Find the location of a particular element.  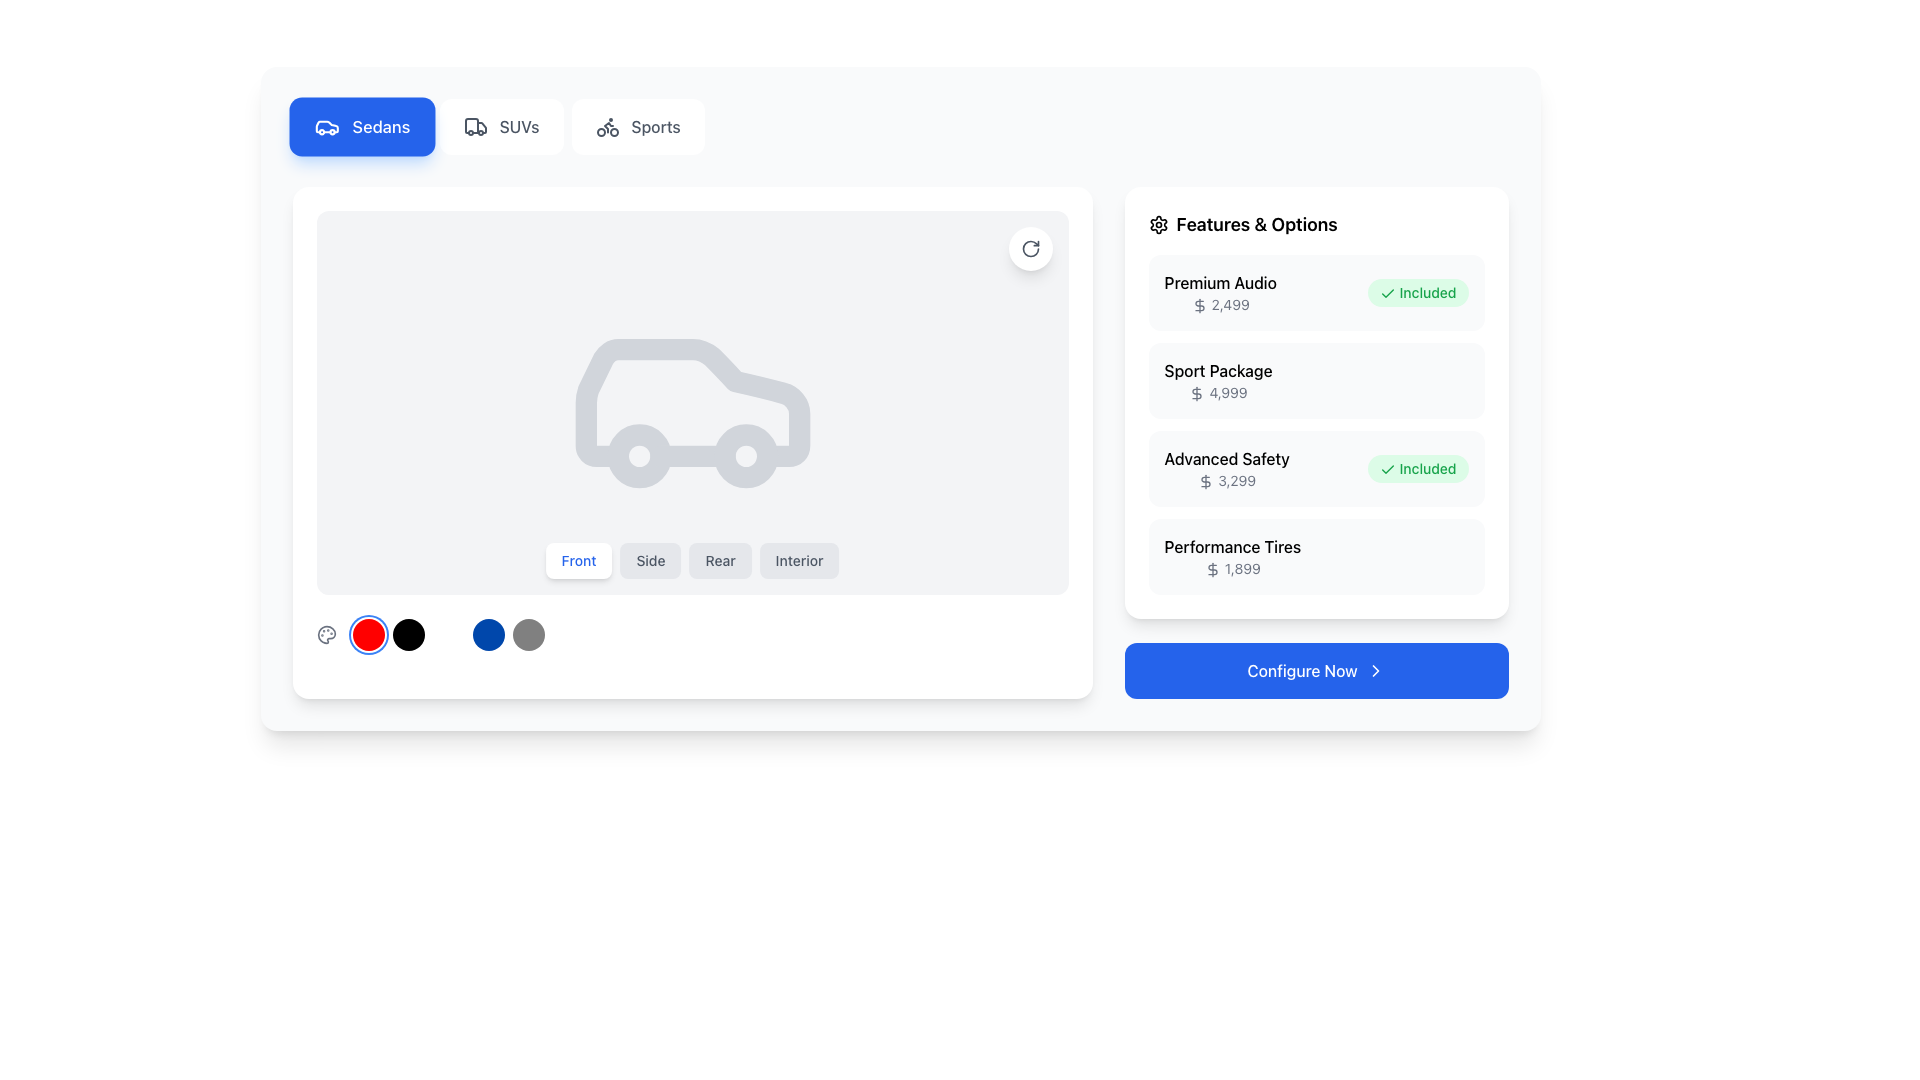

the gear or cogwheel icon in the top-right section of the interface, located within the 'Features & Options' column is located at coordinates (1158, 224).